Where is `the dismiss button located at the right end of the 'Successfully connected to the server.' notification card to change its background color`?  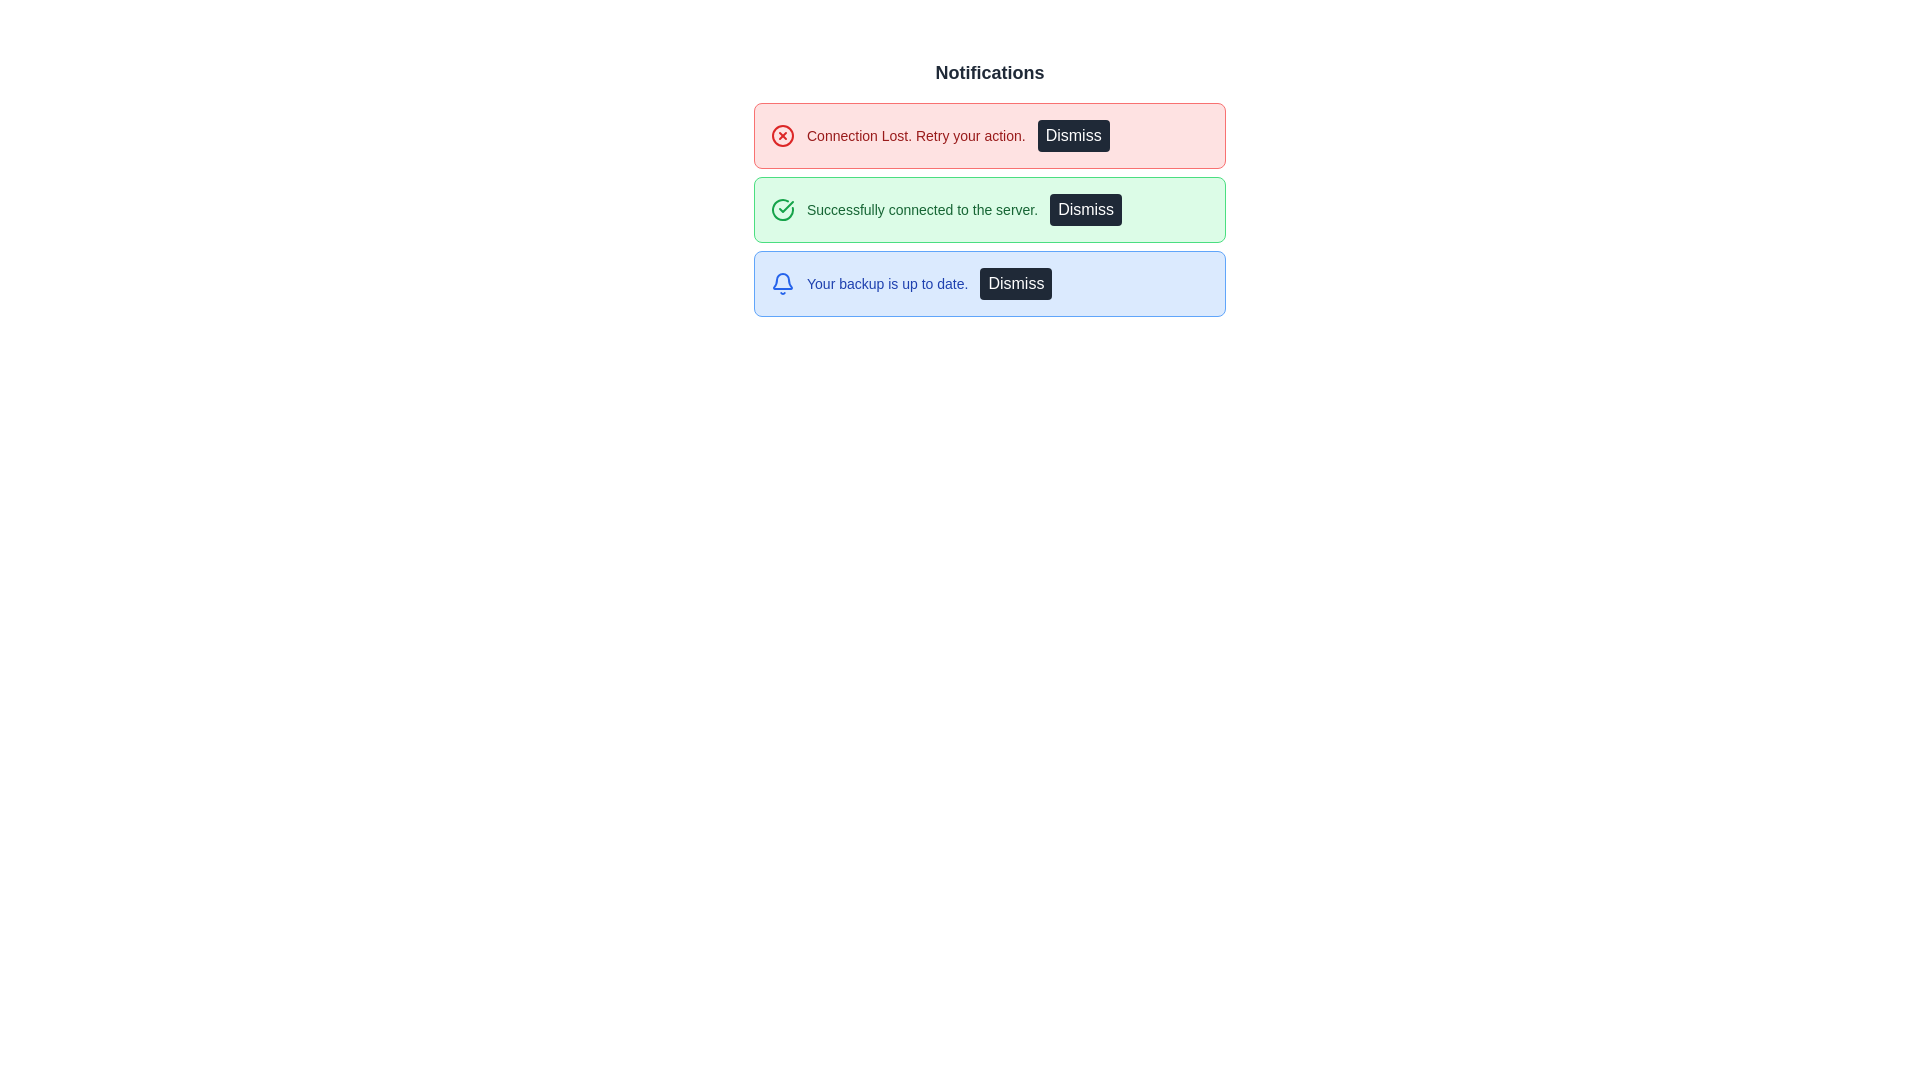 the dismiss button located at the right end of the 'Successfully connected to the server.' notification card to change its background color is located at coordinates (1085, 209).